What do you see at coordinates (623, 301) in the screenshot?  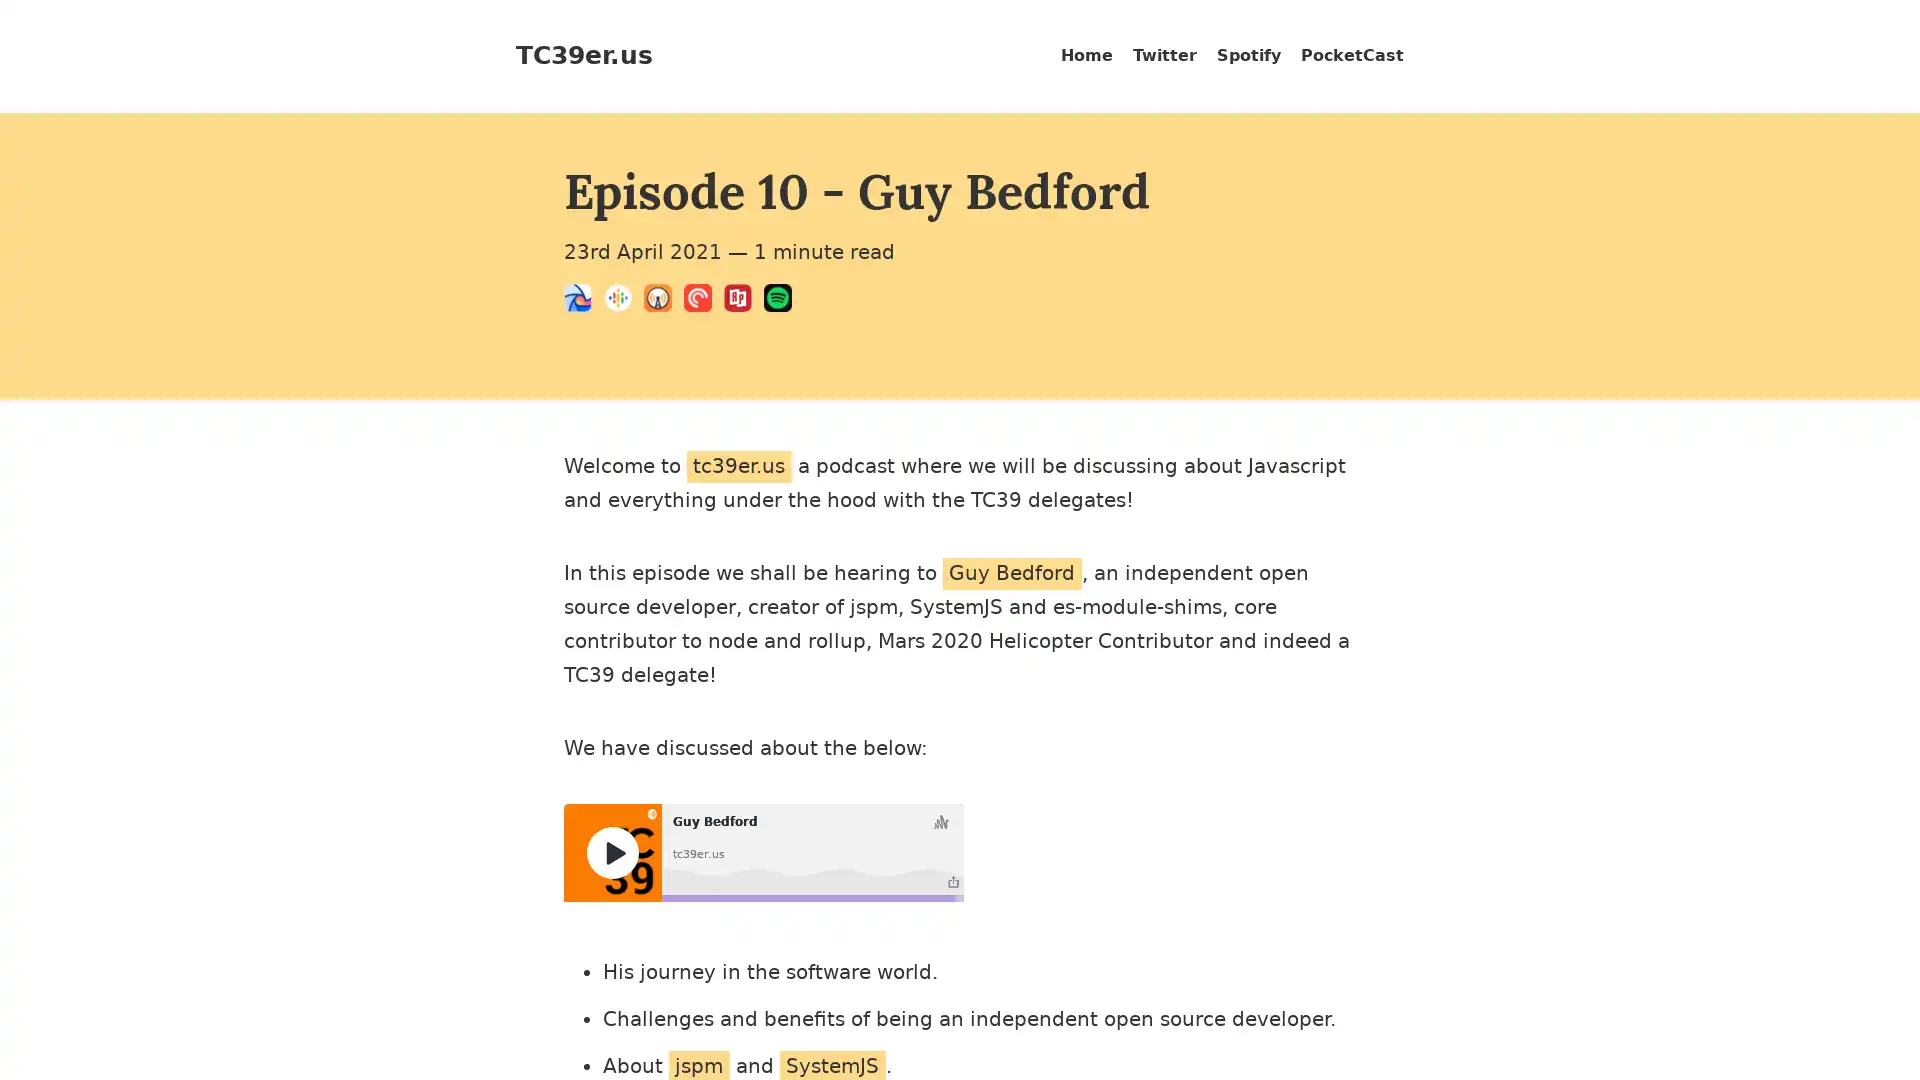 I see `Google Podcasts Logo` at bounding box center [623, 301].